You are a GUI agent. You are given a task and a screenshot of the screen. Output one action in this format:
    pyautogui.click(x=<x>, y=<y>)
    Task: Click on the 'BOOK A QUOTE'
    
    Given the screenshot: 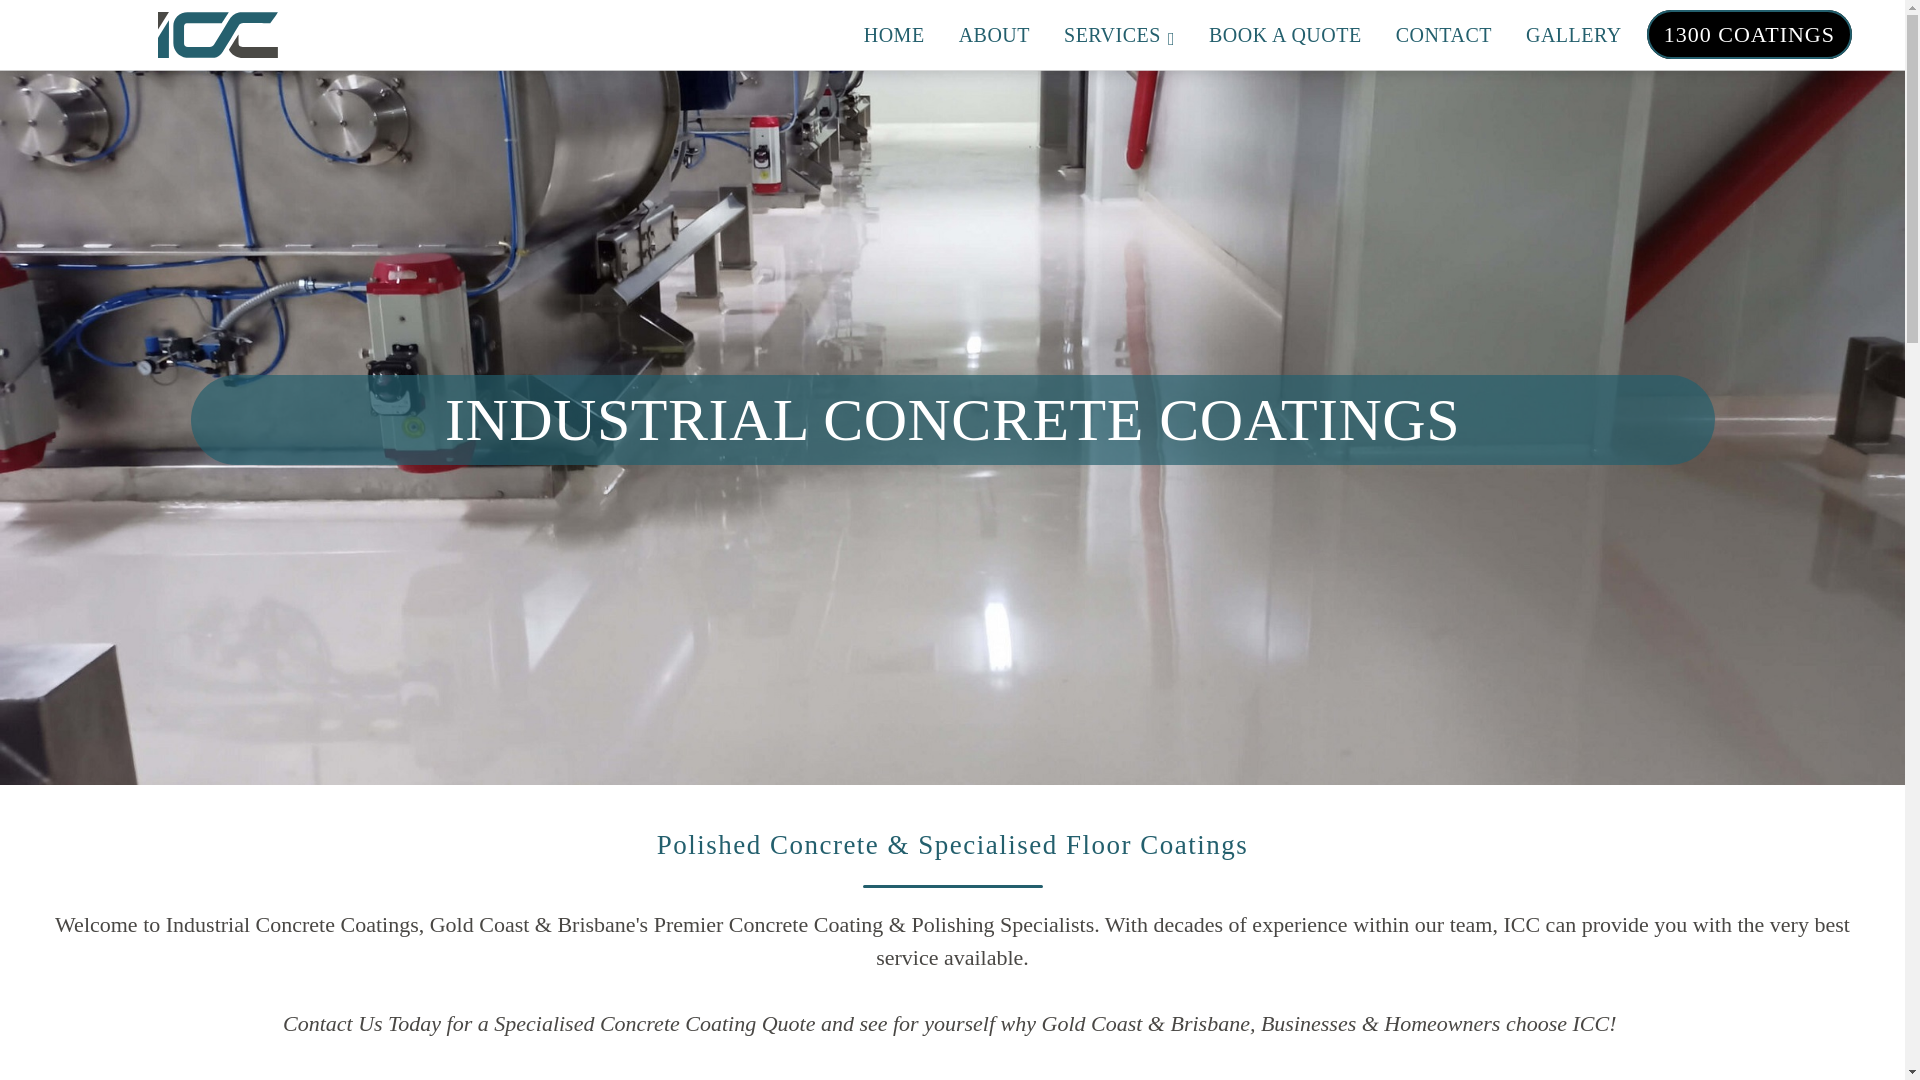 What is the action you would take?
    pyautogui.click(x=1285, y=34)
    